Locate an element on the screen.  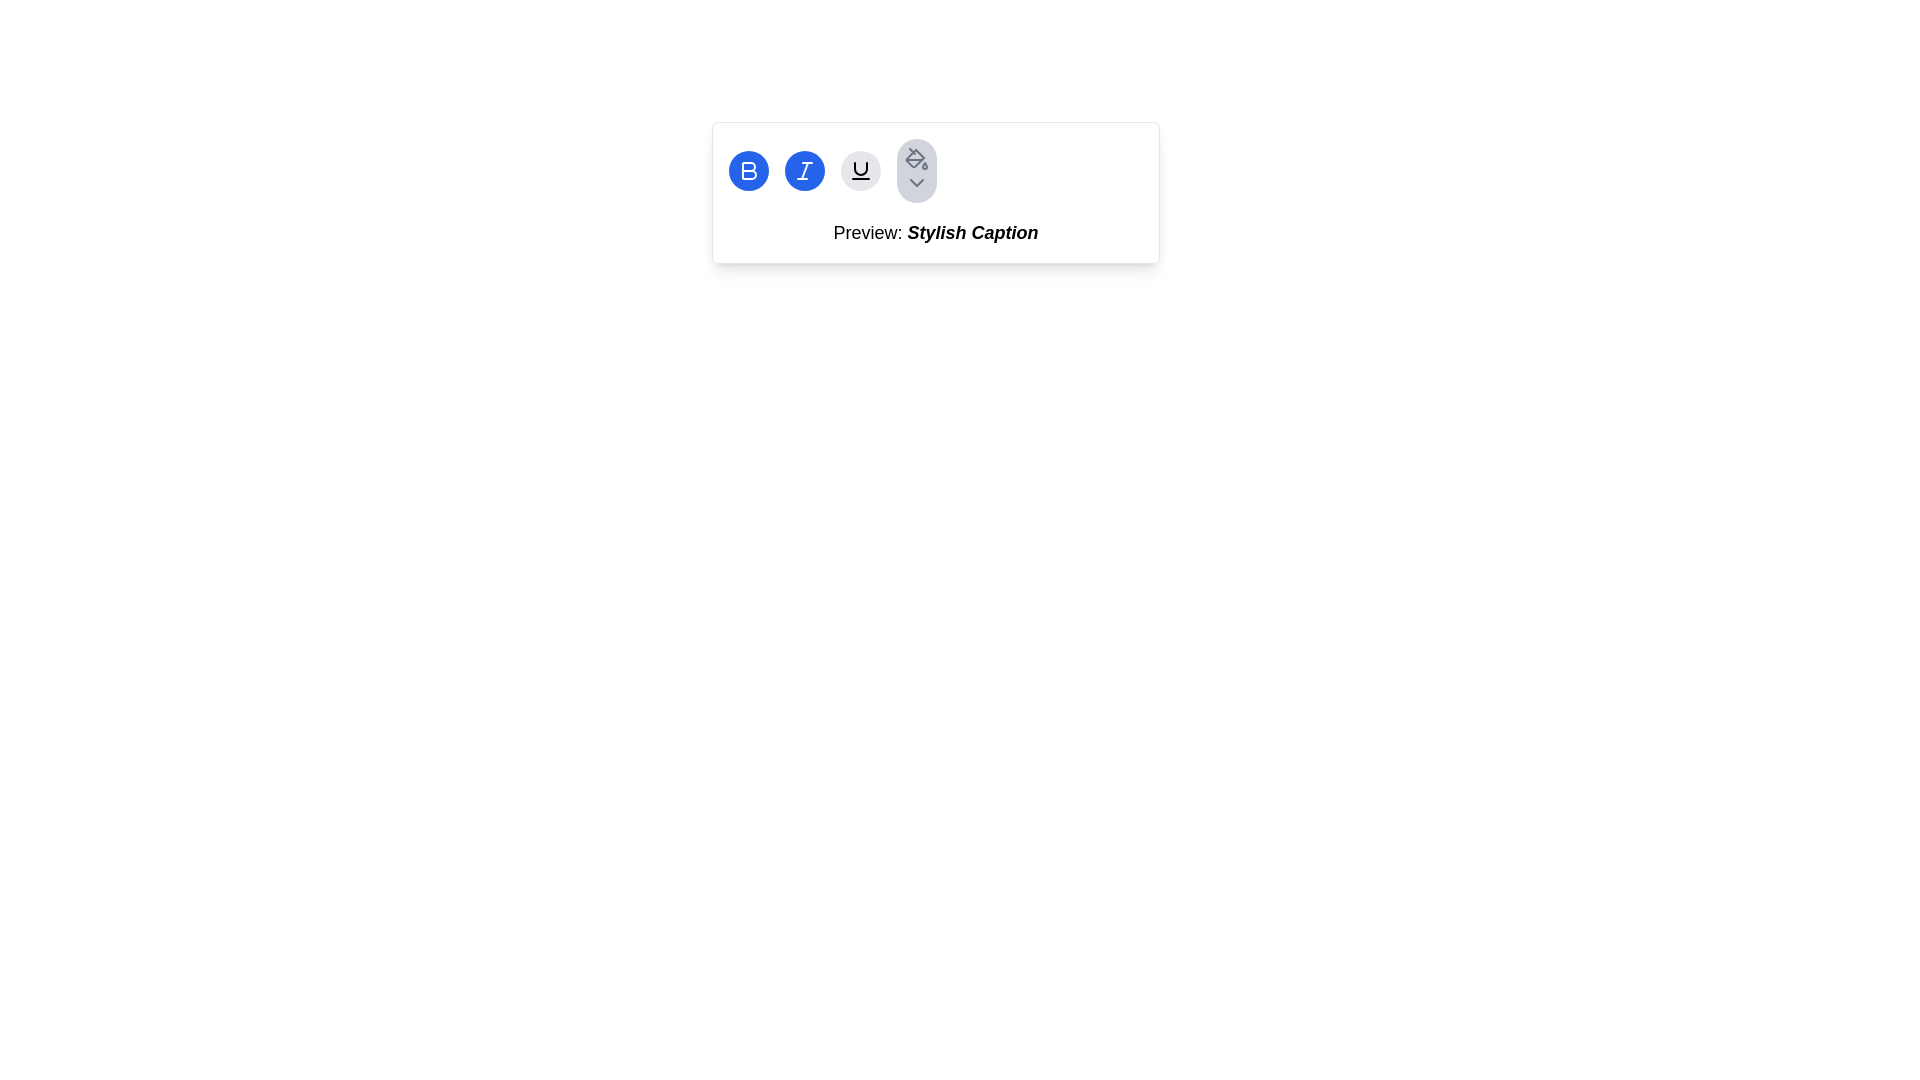
the circular bold button with a blue background and a white 'B' at its center to apply the bold style is located at coordinates (747, 169).